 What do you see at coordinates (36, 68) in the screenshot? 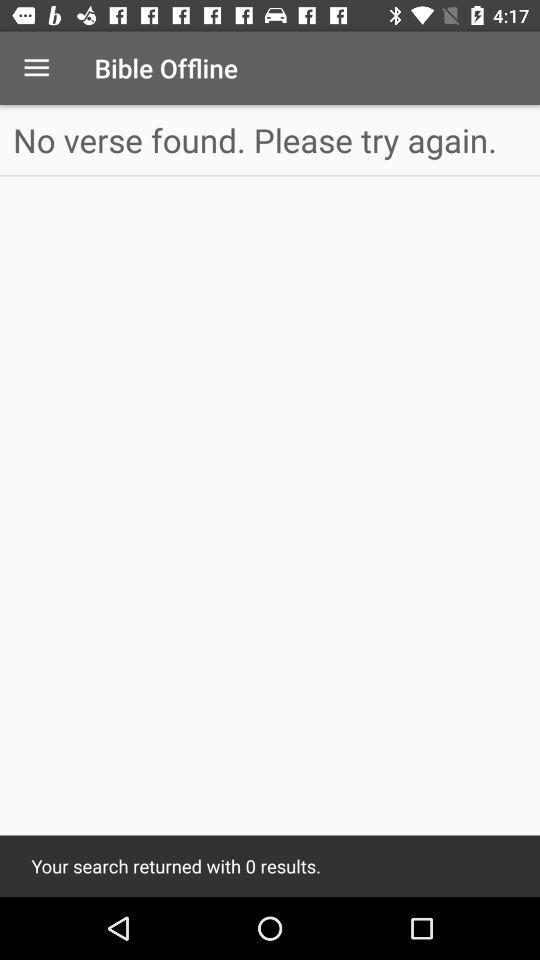
I see `icon next to bible offline icon` at bounding box center [36, 68].